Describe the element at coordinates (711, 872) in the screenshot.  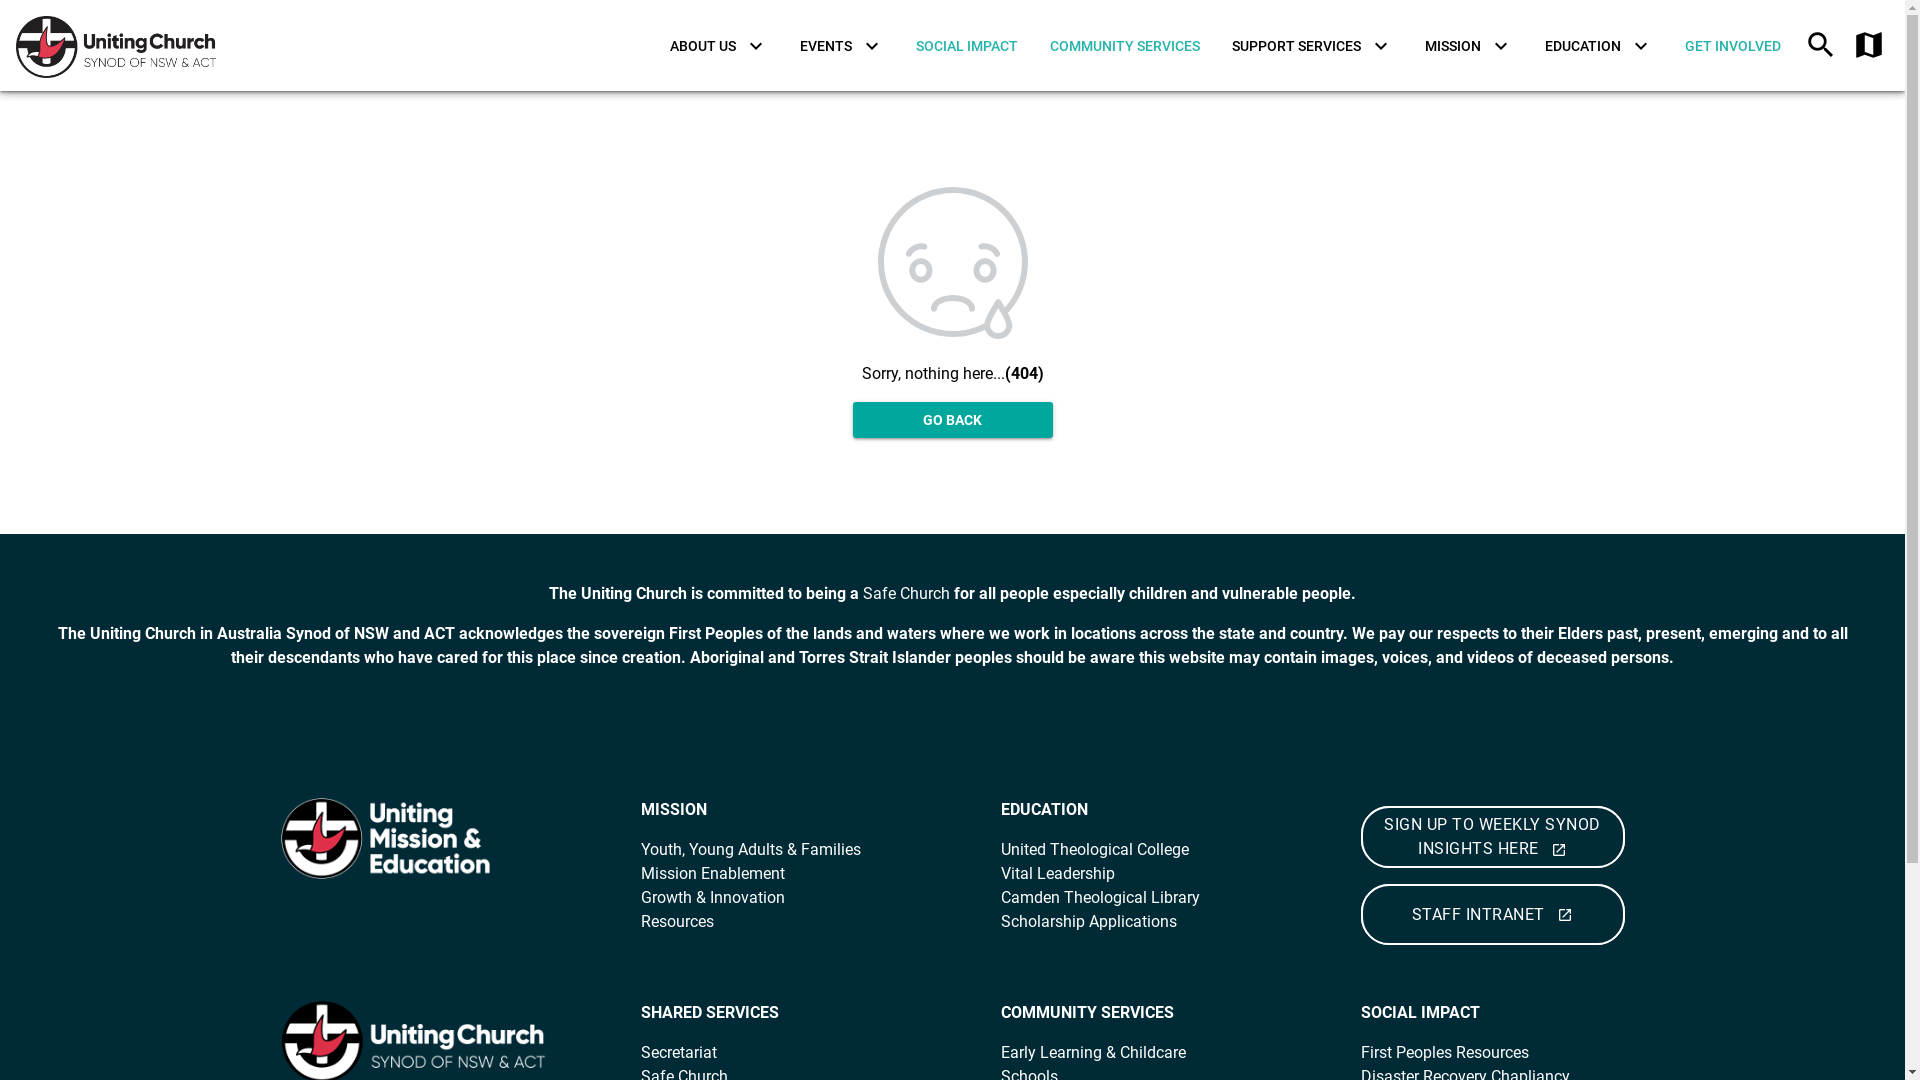
I see `'Mission Enablement'` at that location.